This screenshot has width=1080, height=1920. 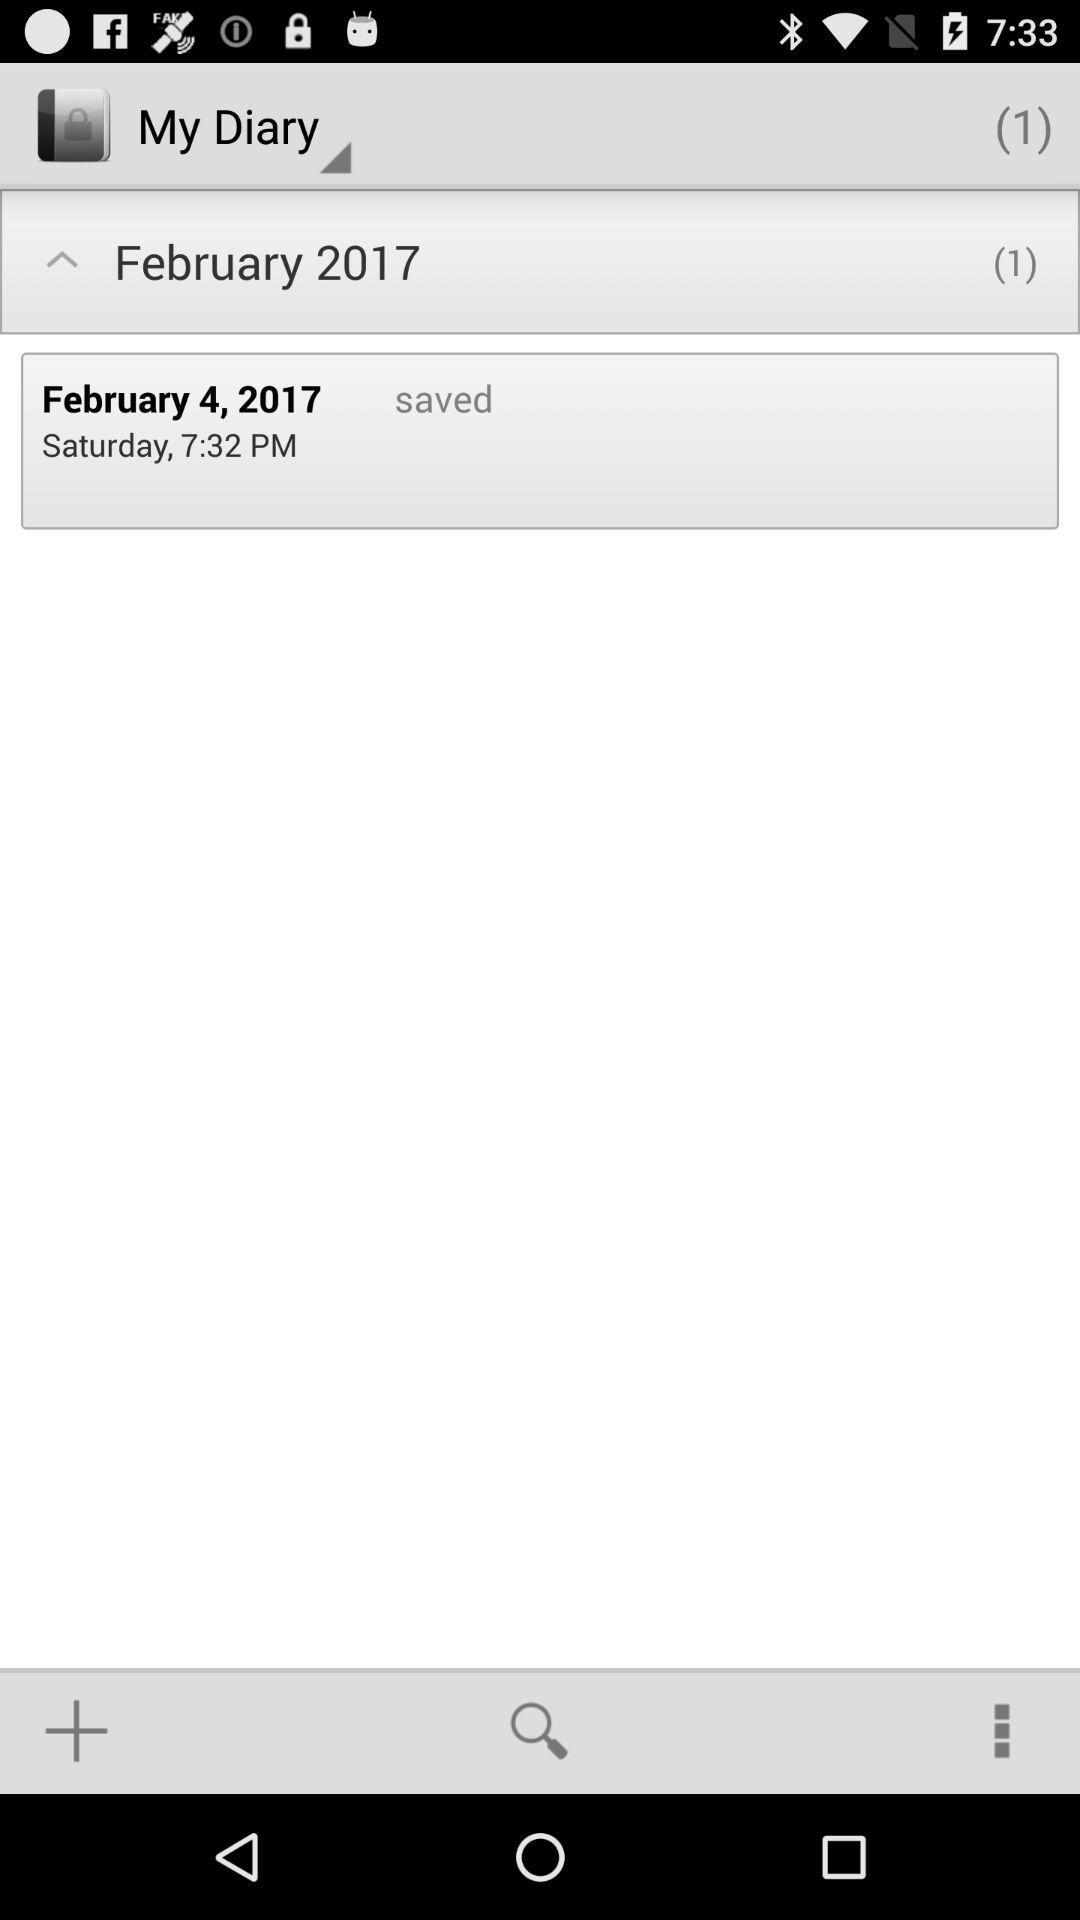 I want to click on item below saturday 7 32, so click(x=75, y=1730).